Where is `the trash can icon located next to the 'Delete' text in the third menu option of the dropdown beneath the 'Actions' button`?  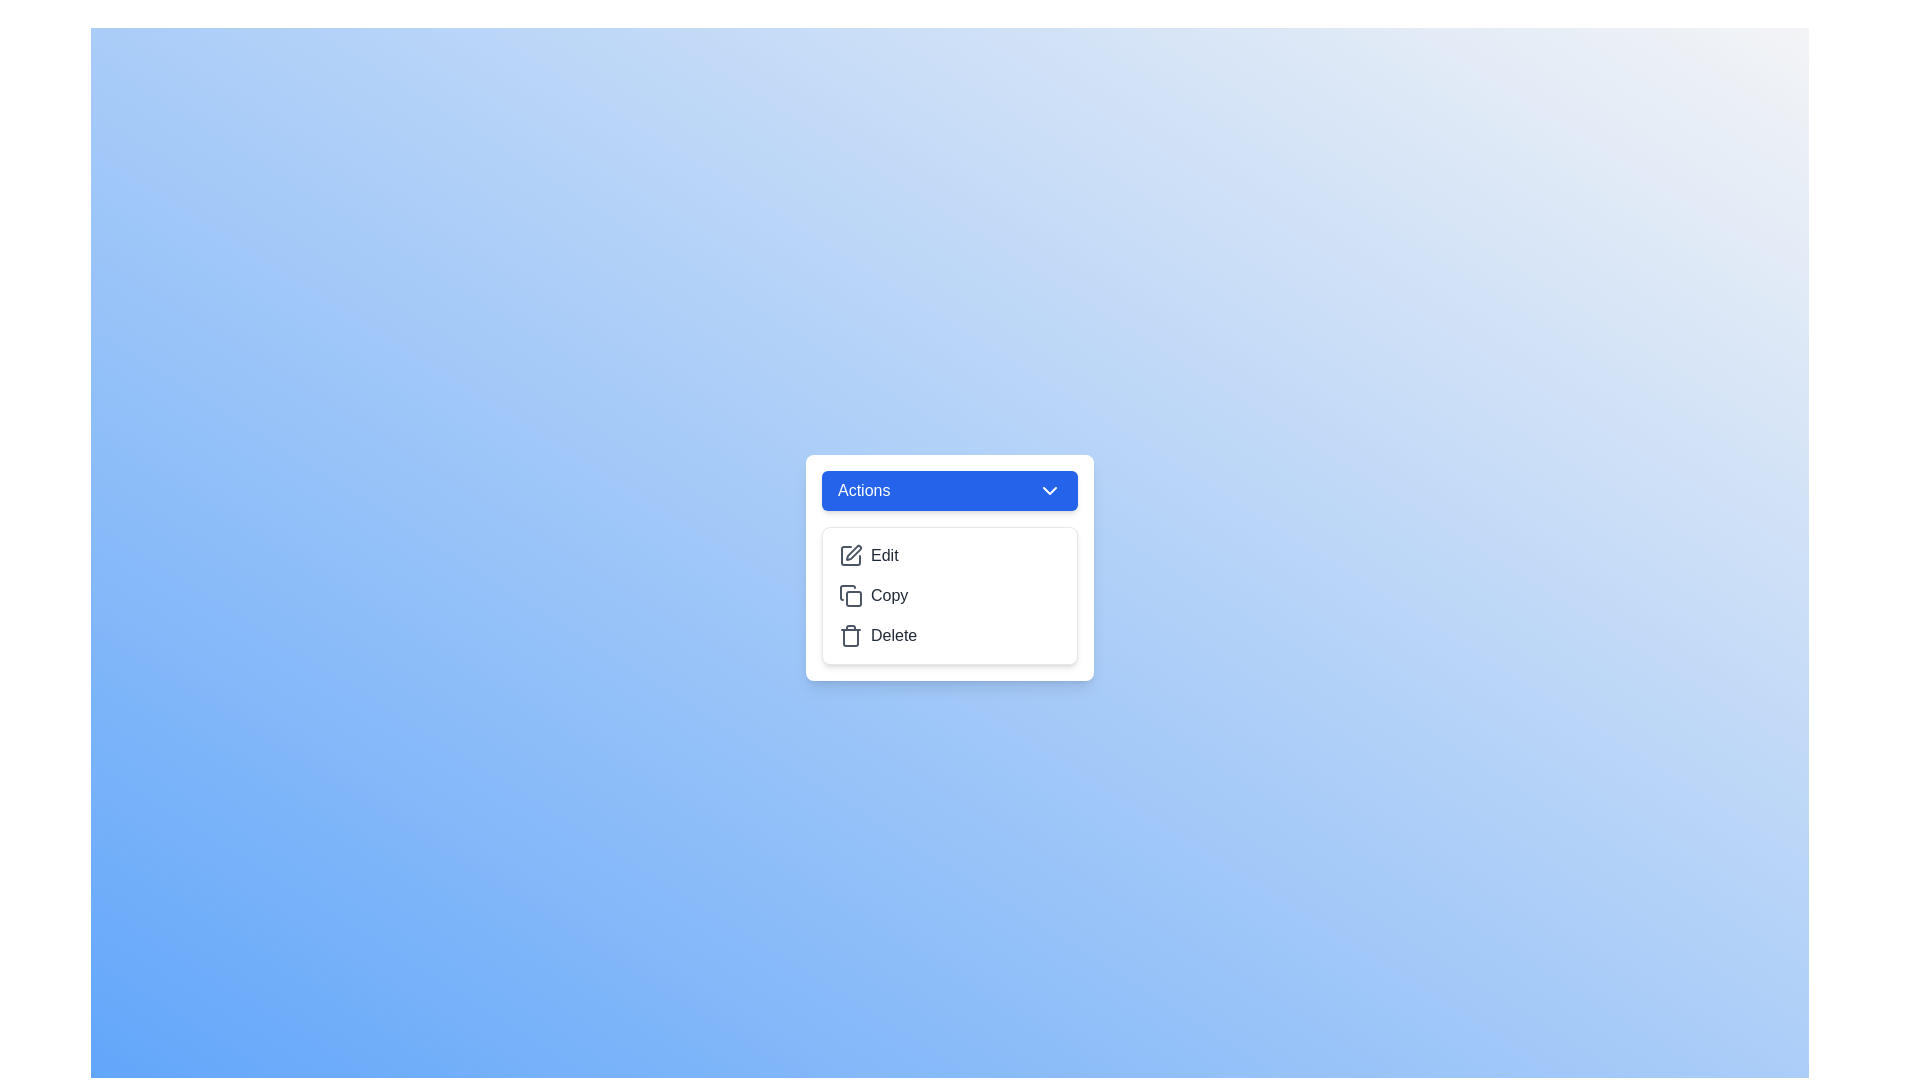 the trash can icon located next to the 'Delete' text in the third menu option of the dropdown beneath the 'Actions' button is located at coordinates (850, 636).